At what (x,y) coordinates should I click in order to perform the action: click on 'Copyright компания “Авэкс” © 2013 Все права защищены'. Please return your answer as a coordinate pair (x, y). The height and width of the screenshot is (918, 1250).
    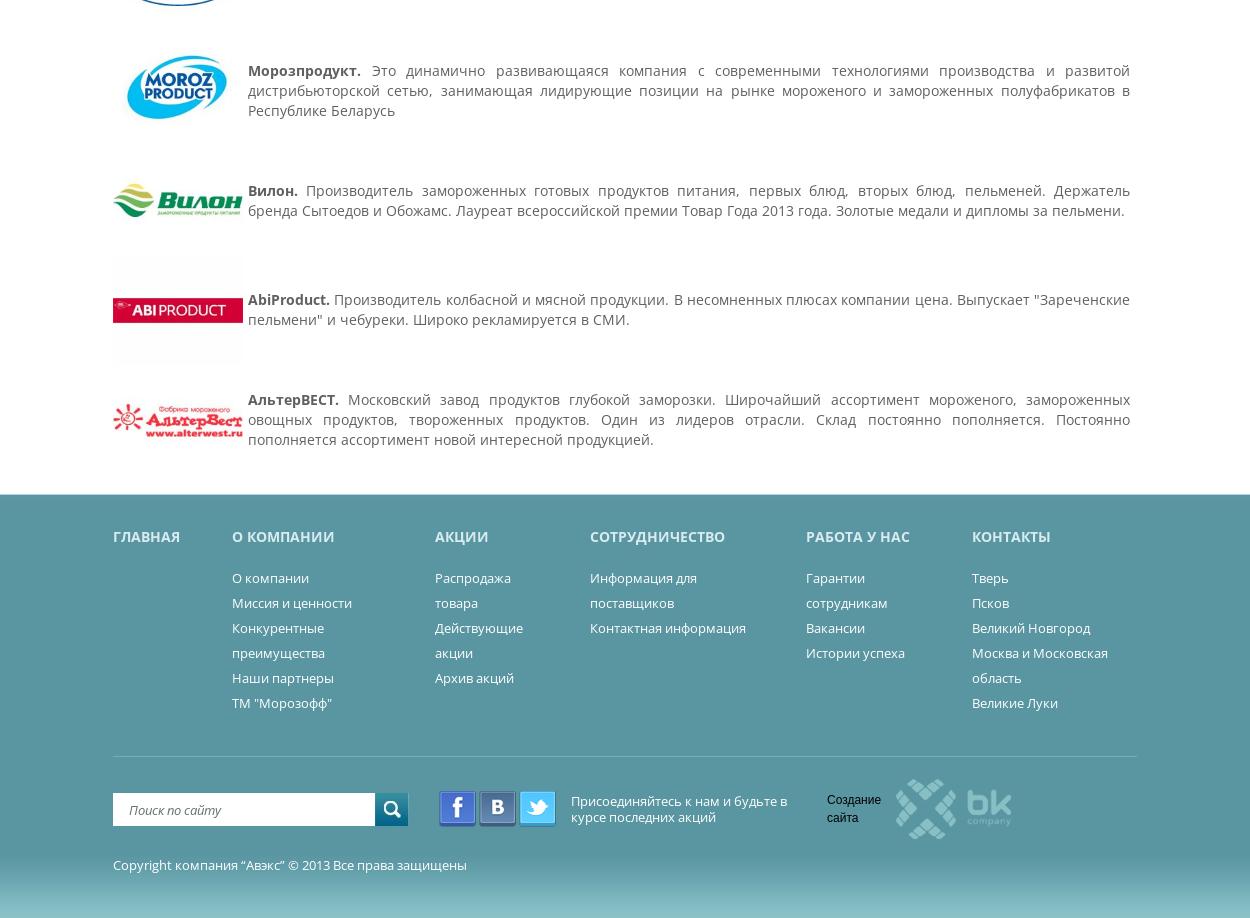
    Looking at the image, I should click on (290, 864).